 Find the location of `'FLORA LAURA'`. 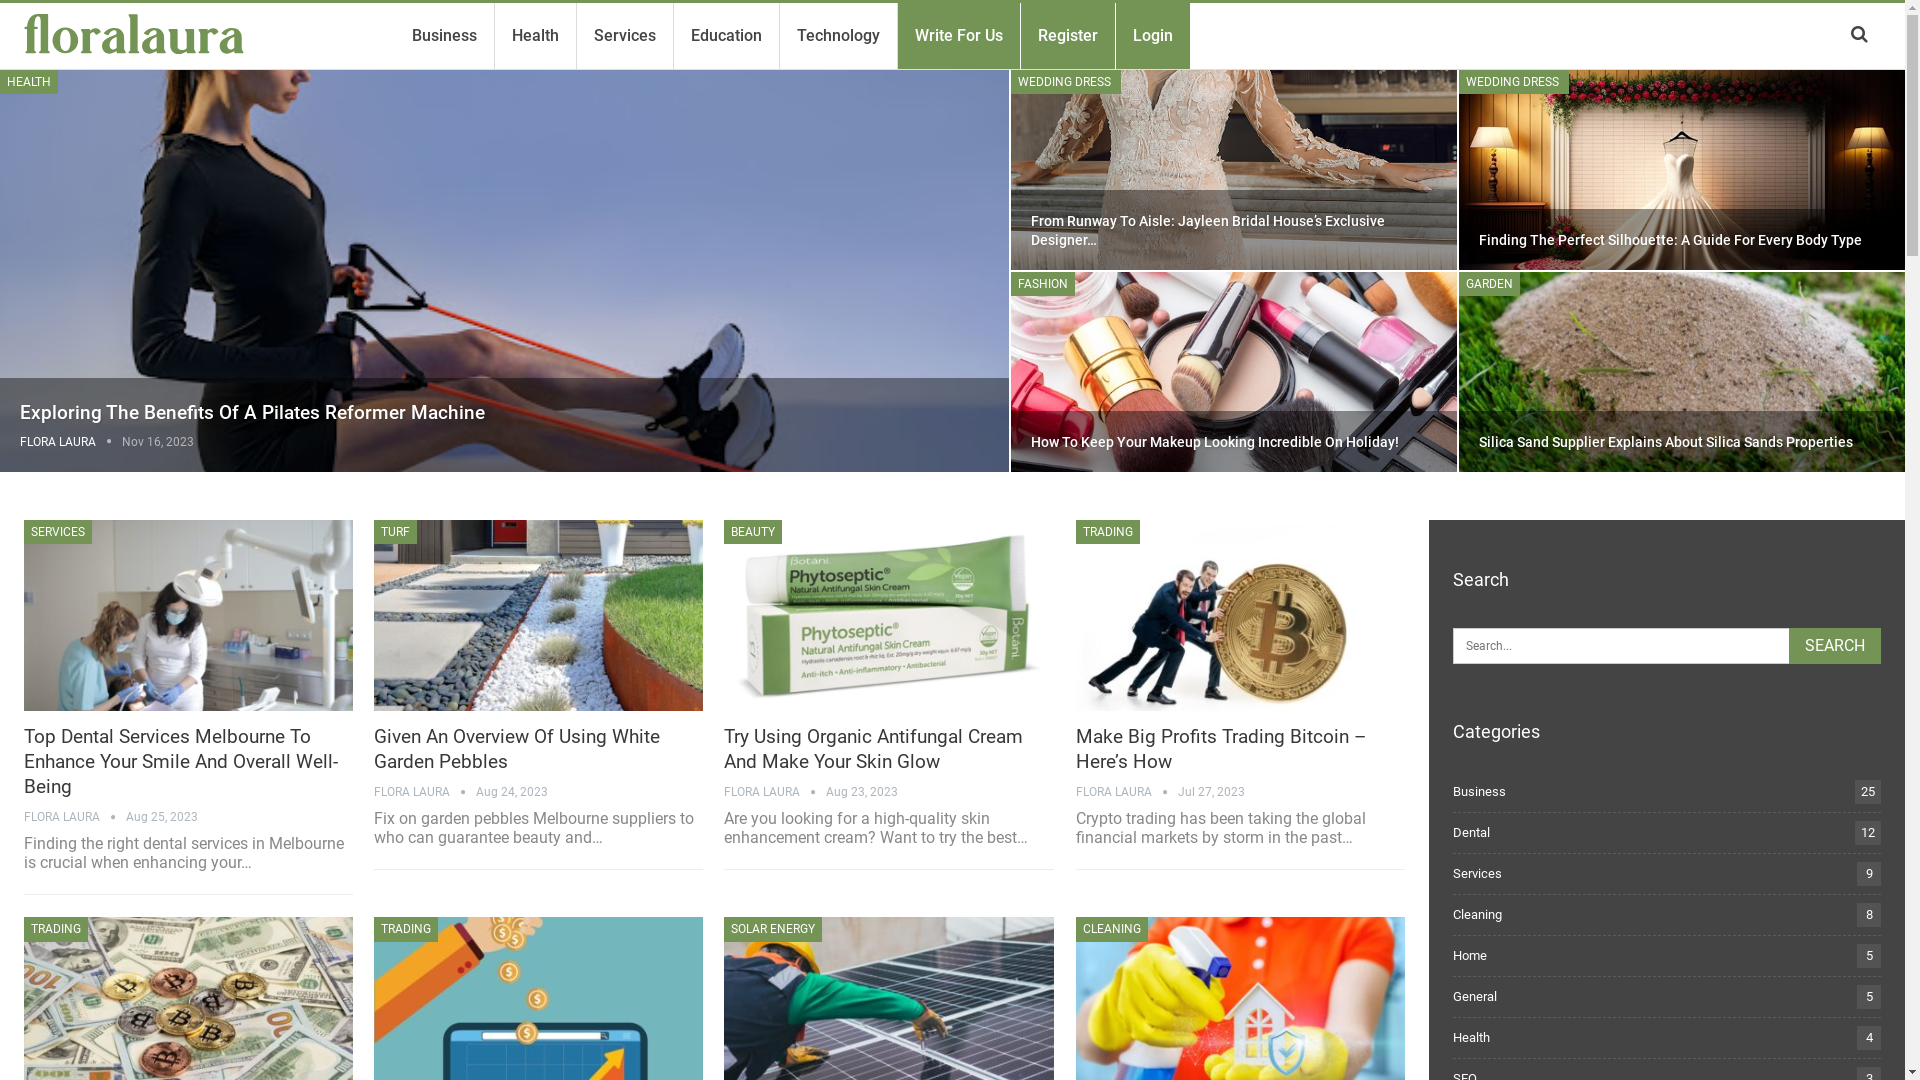

'FLORA LAURA' is located at coordinates (773, 790).